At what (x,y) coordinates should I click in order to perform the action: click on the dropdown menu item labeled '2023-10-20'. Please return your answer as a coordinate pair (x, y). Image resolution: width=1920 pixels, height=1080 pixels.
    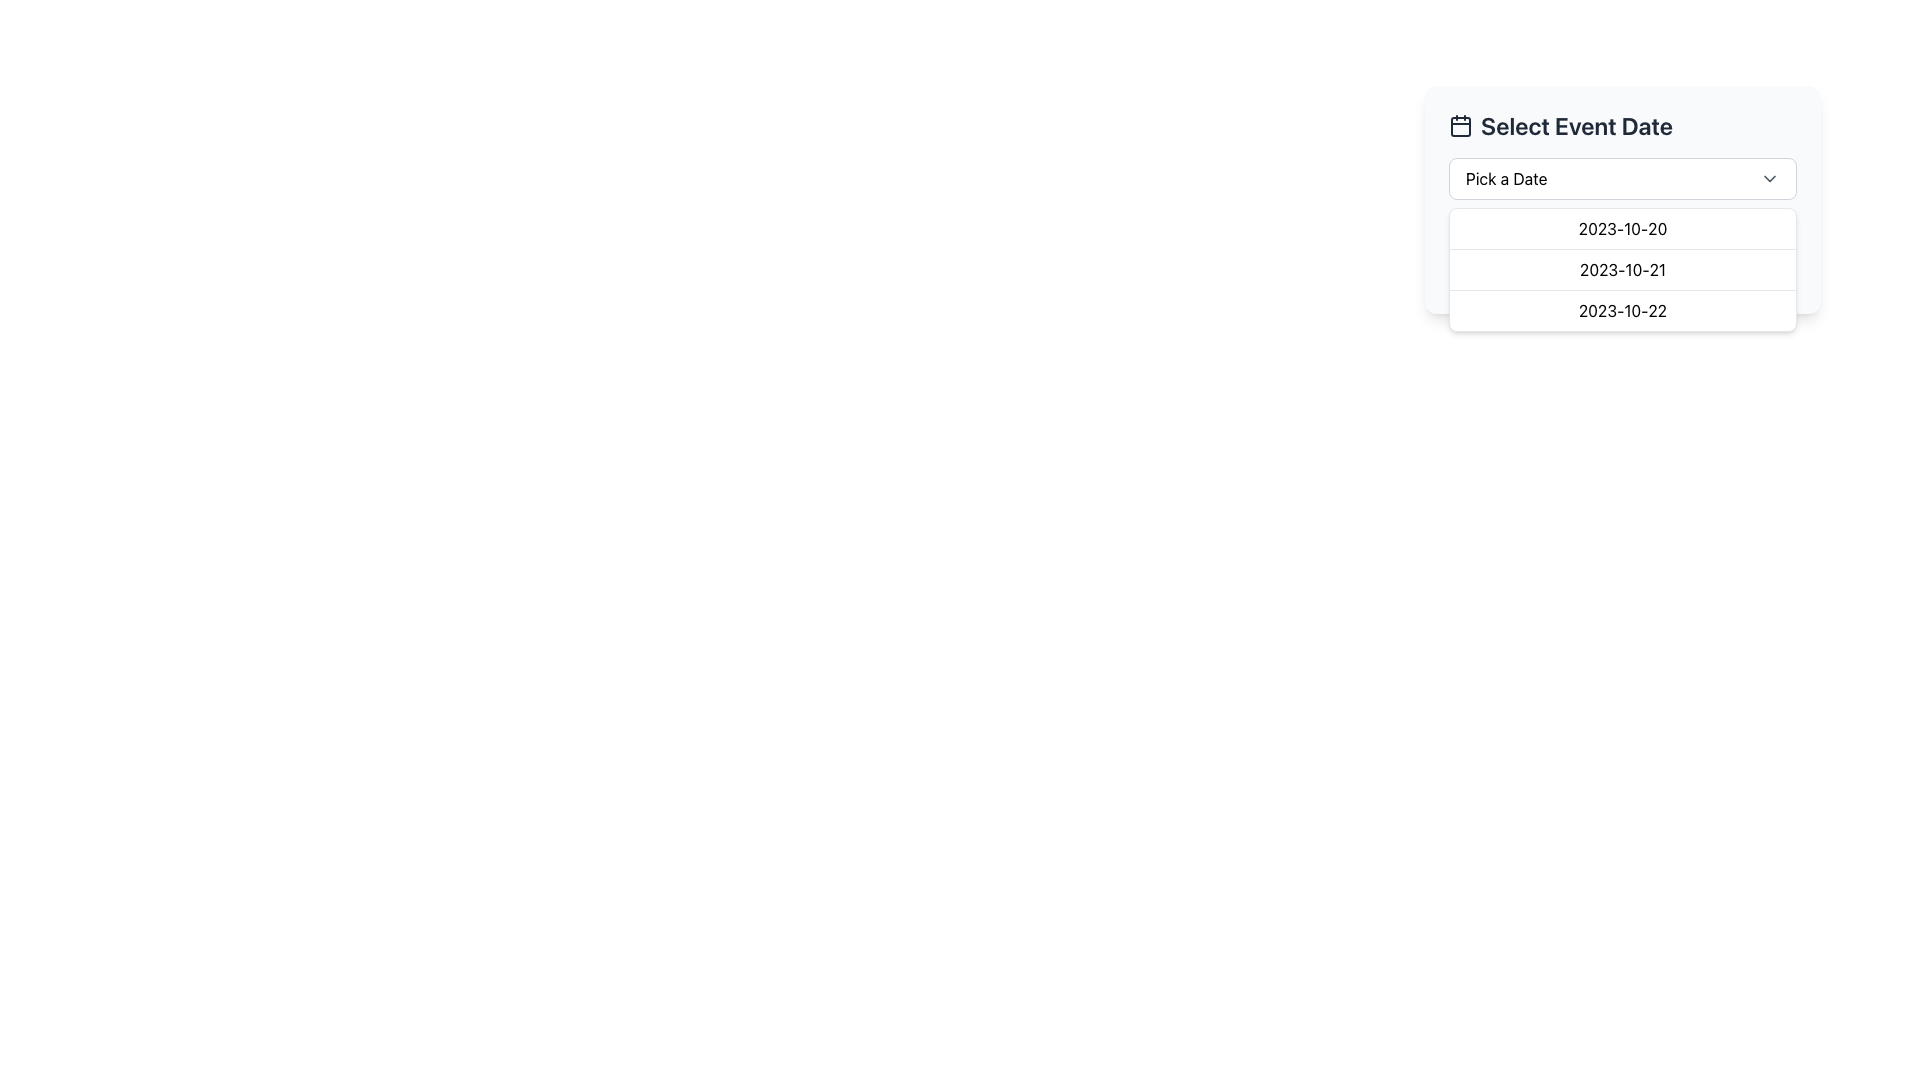
    Looking at the image, I should click on (1622, 227).